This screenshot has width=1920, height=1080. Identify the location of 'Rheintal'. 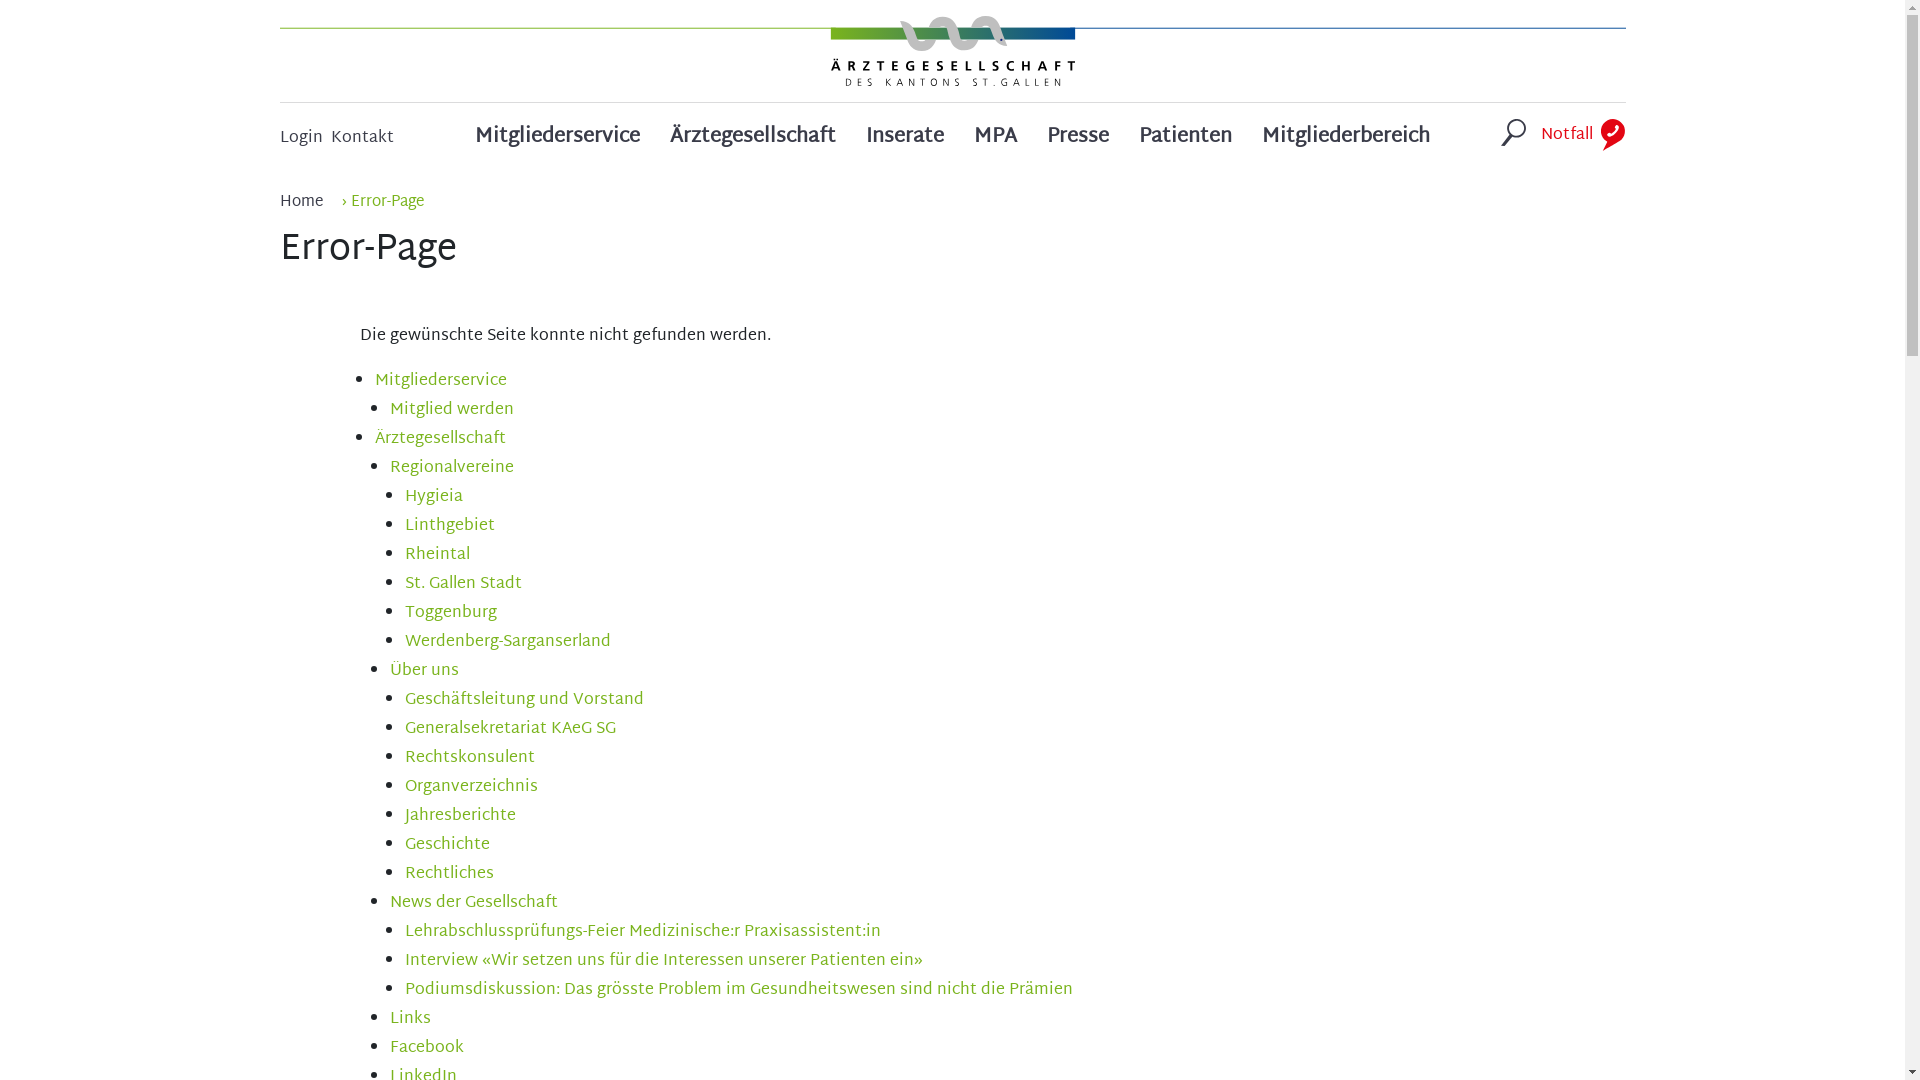
(435, 555).